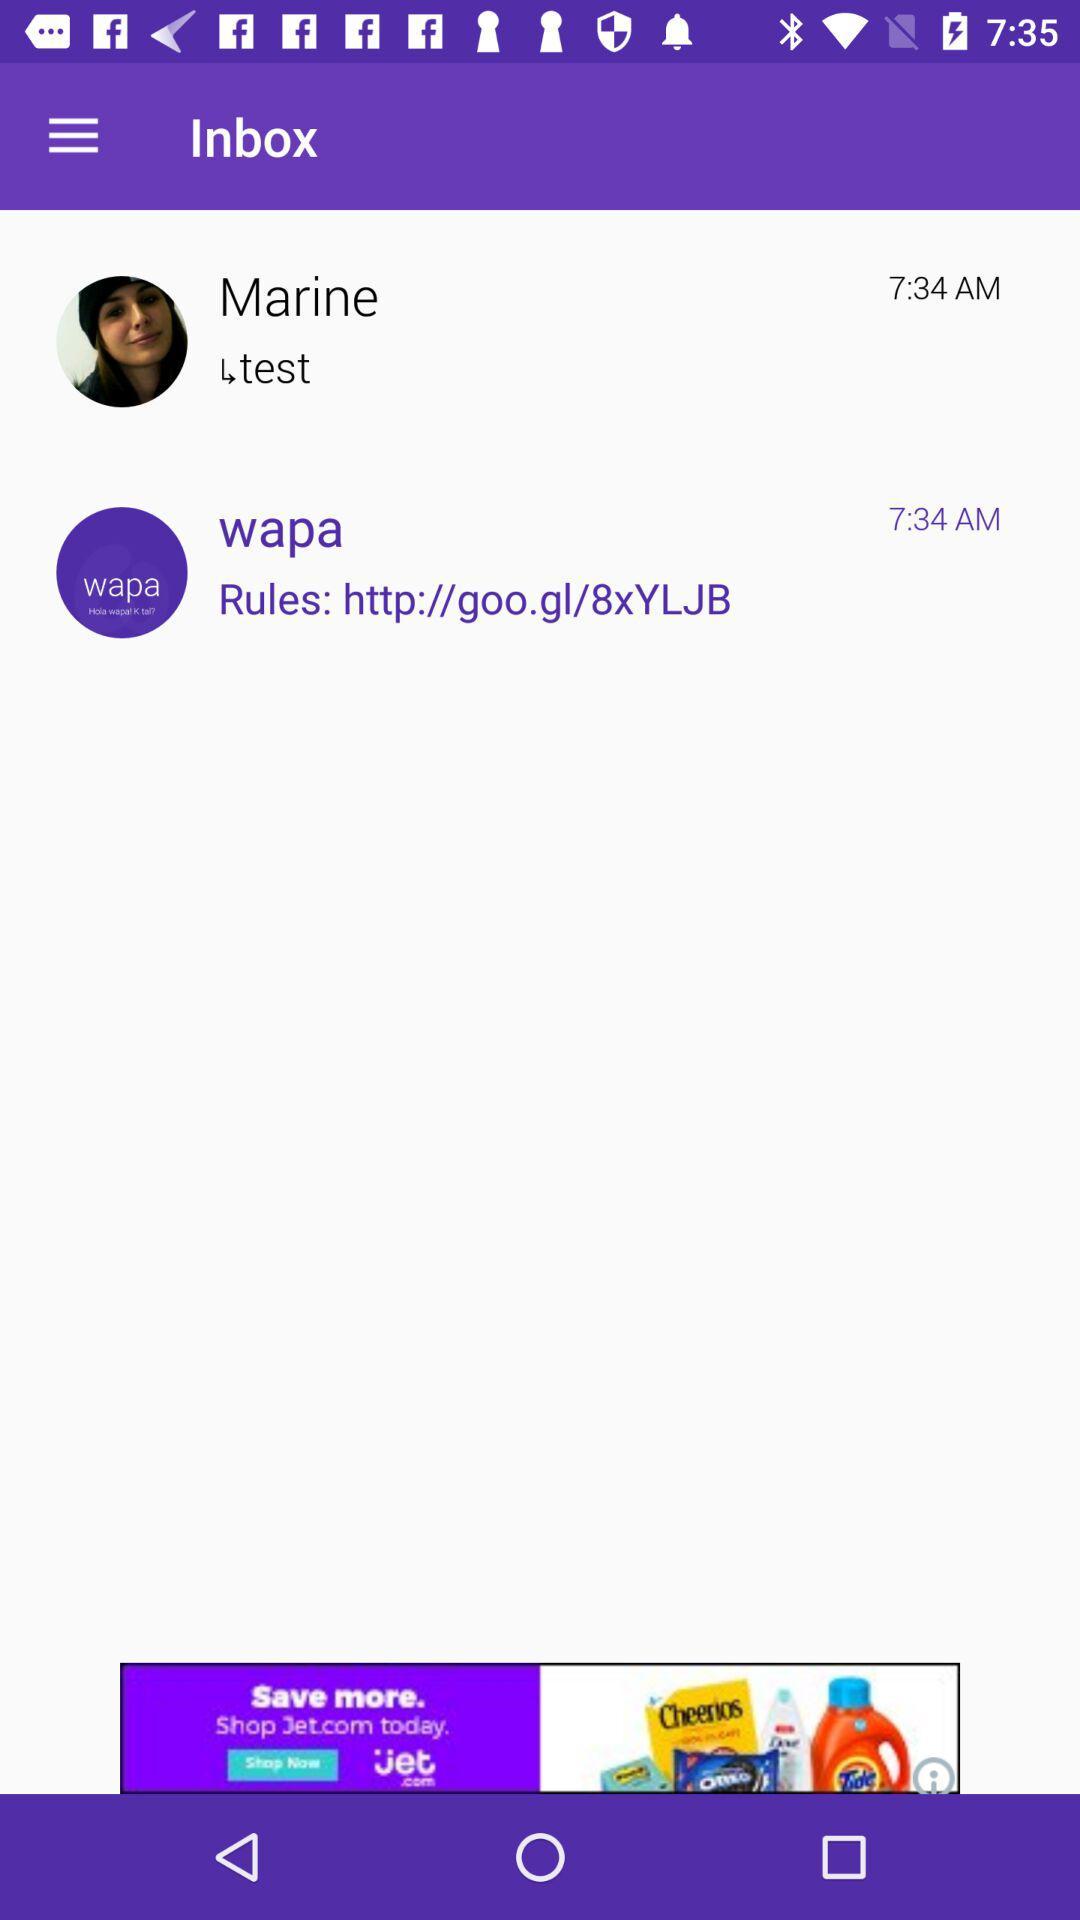 This screenshot has width=1080, height=1920. I want to click on click photo button, so click(121, 341).